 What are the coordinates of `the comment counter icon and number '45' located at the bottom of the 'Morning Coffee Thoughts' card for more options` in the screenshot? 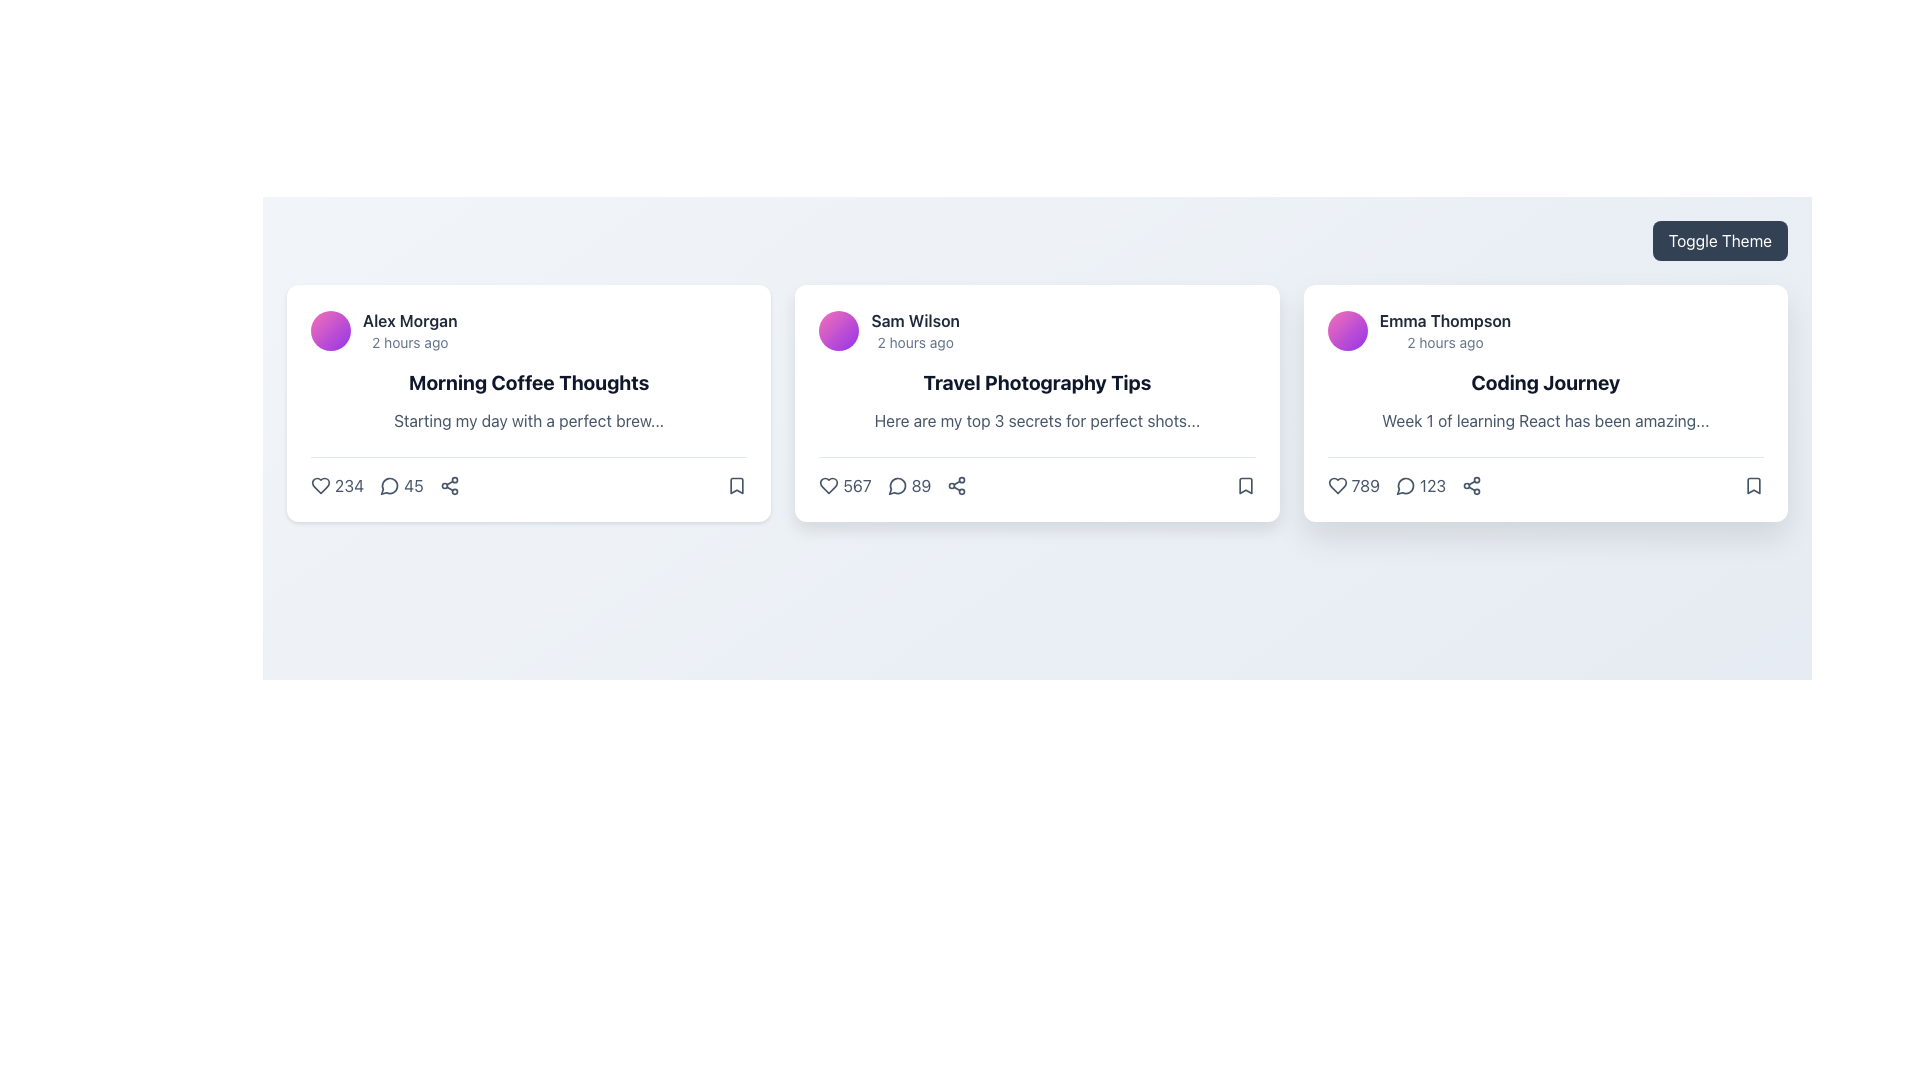 It's located at (400, 486).